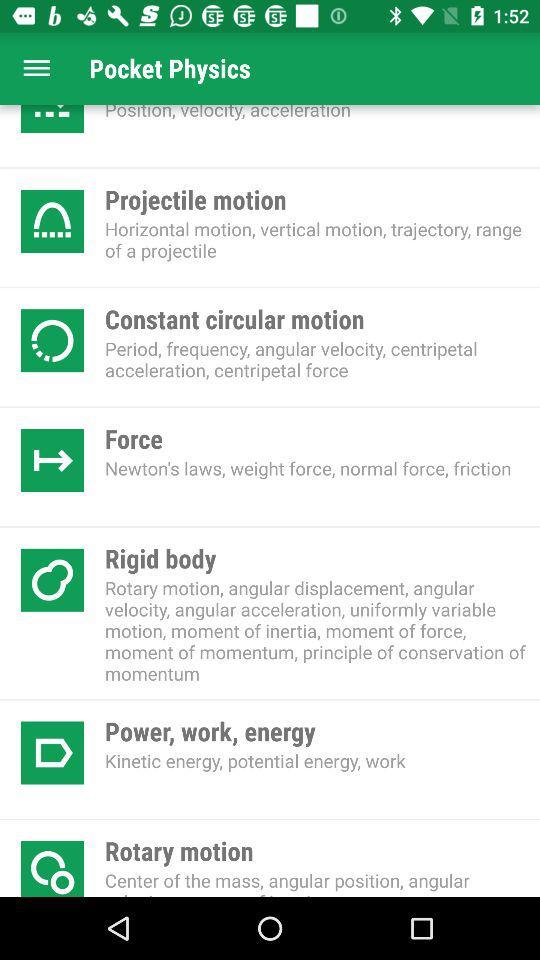  Describe the element at coordinates (36, 68) in the screenshot. I see `the app to the left of pocket physics app` at that location.